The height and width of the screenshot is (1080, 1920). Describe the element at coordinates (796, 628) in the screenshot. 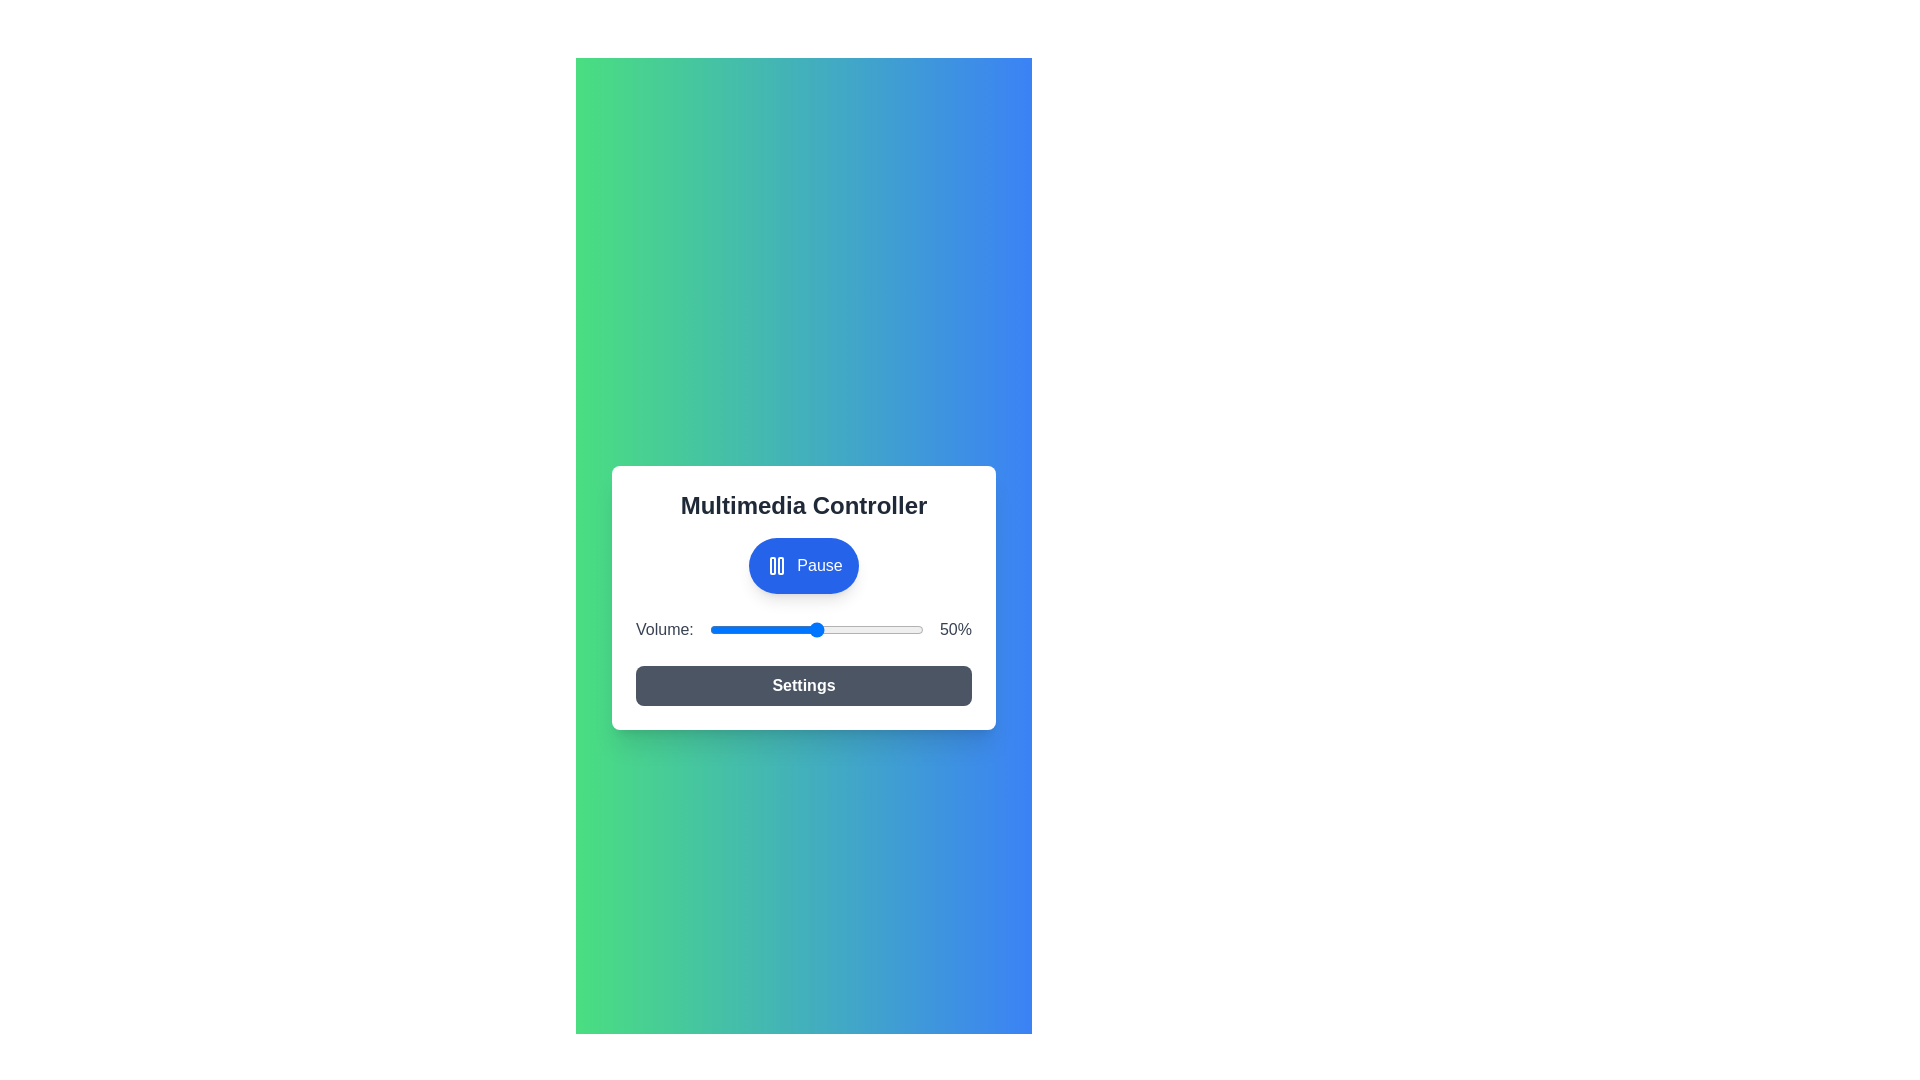

I see `the volume` at that location.